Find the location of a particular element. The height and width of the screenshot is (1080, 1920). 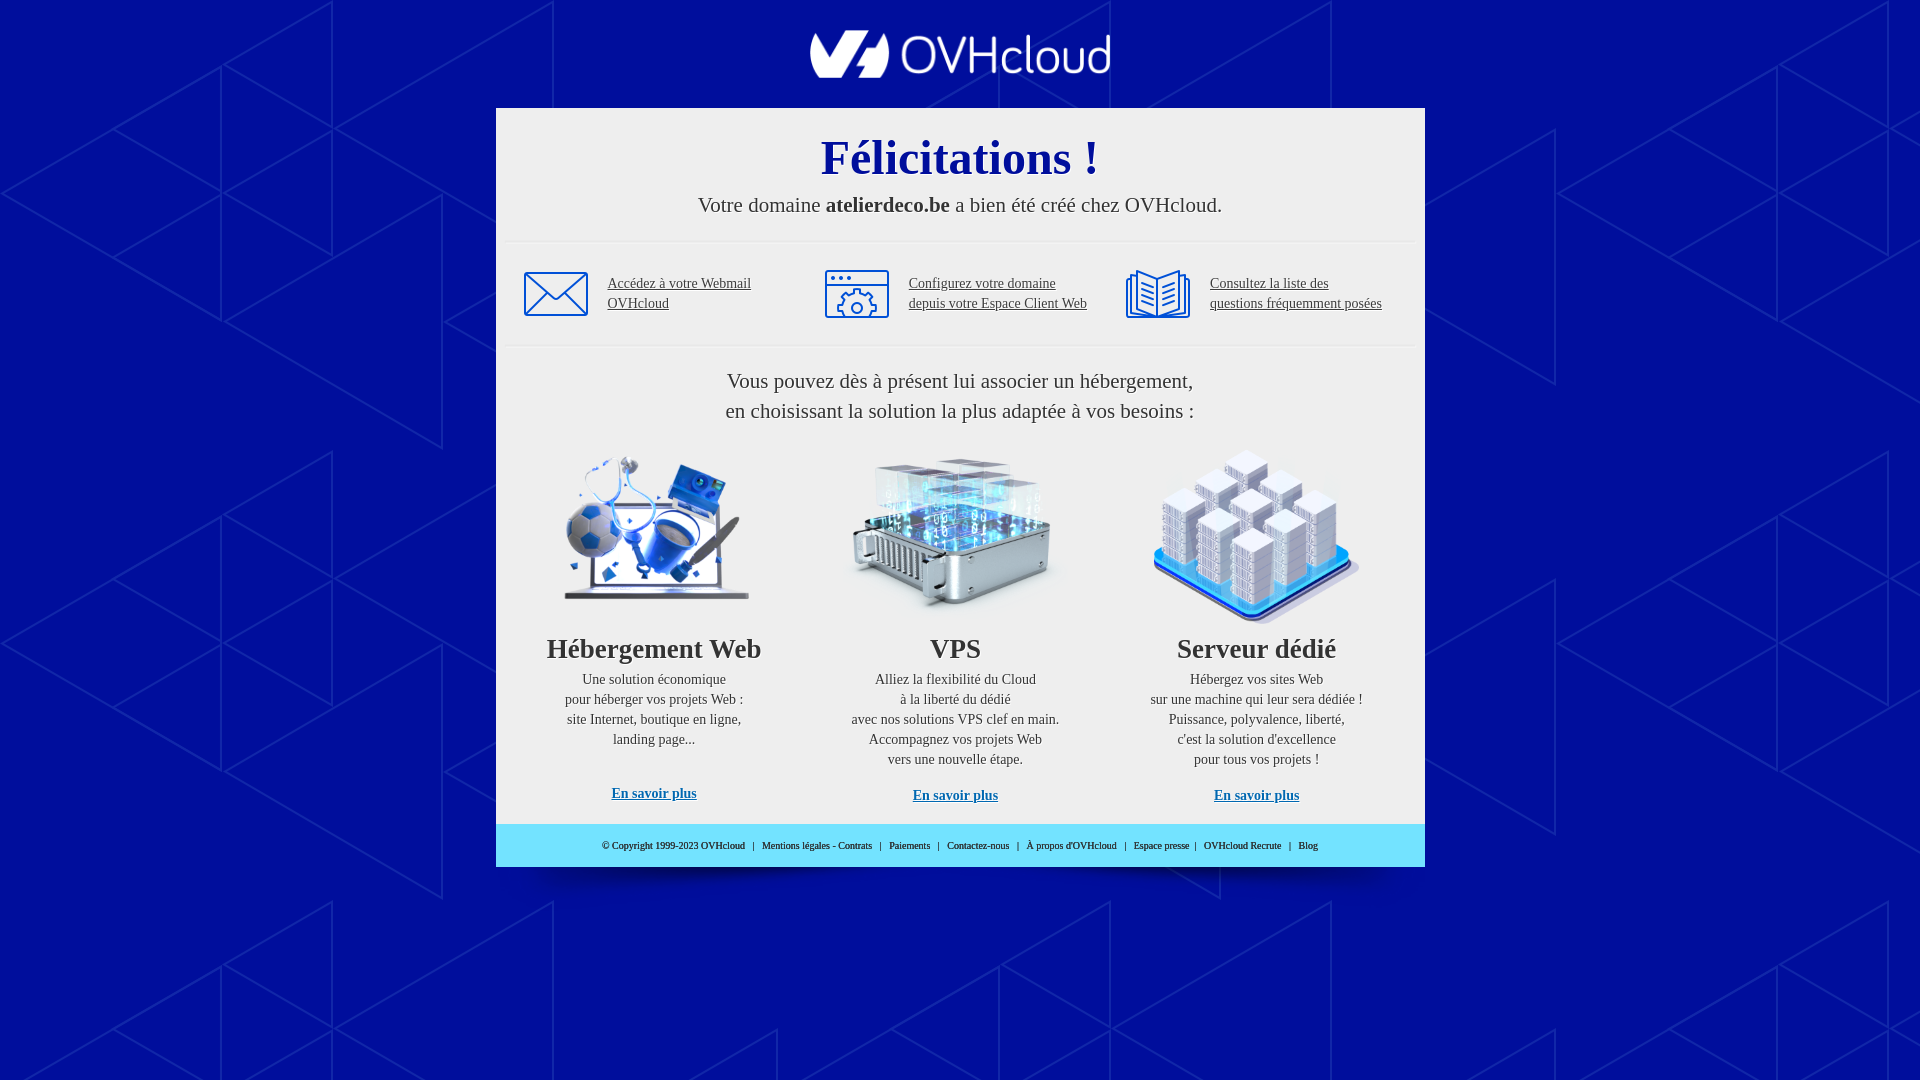

'Configurez votre domaine is located at coordinates (998, 293).